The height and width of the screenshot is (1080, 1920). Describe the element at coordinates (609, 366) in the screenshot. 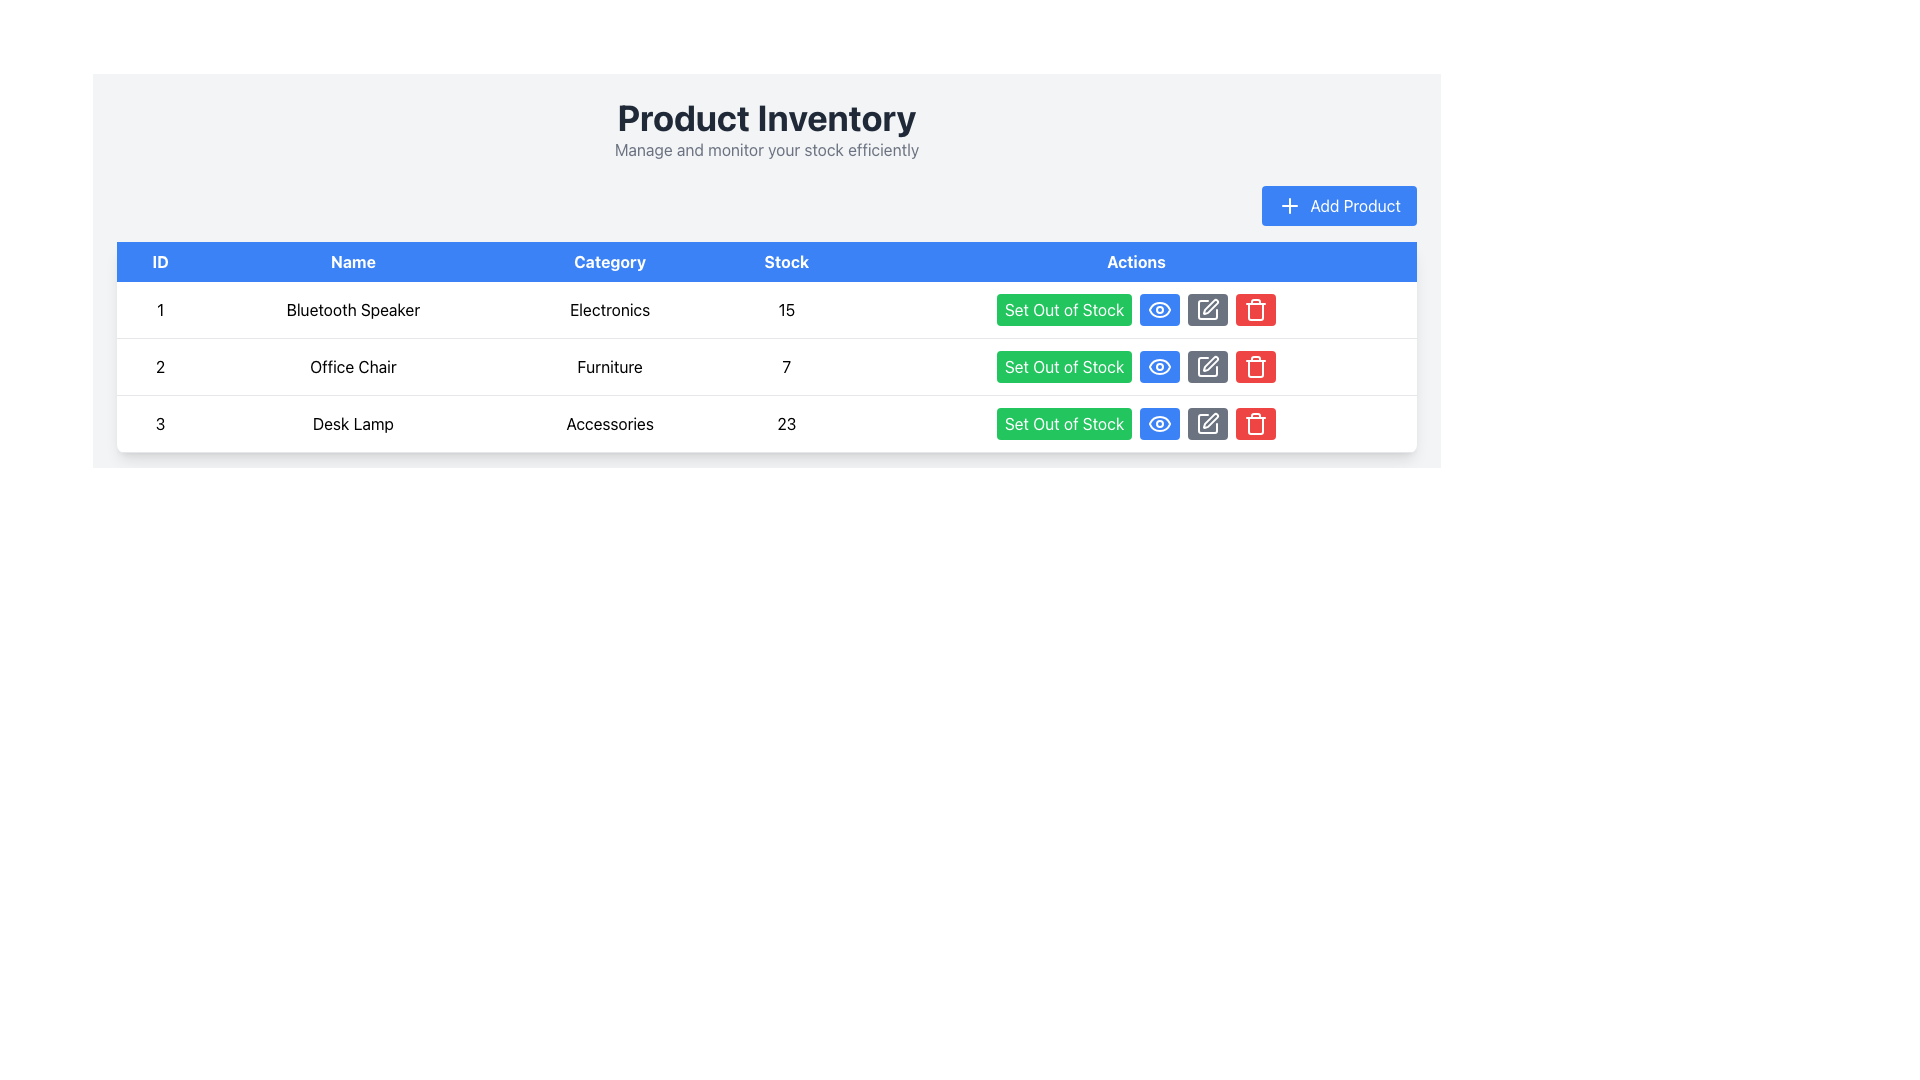

I see `the text indicating the product category located in the second row of the table under the 'Category' column, adjacent to the 'Office Chair' text in the 'Name' column` at that location.